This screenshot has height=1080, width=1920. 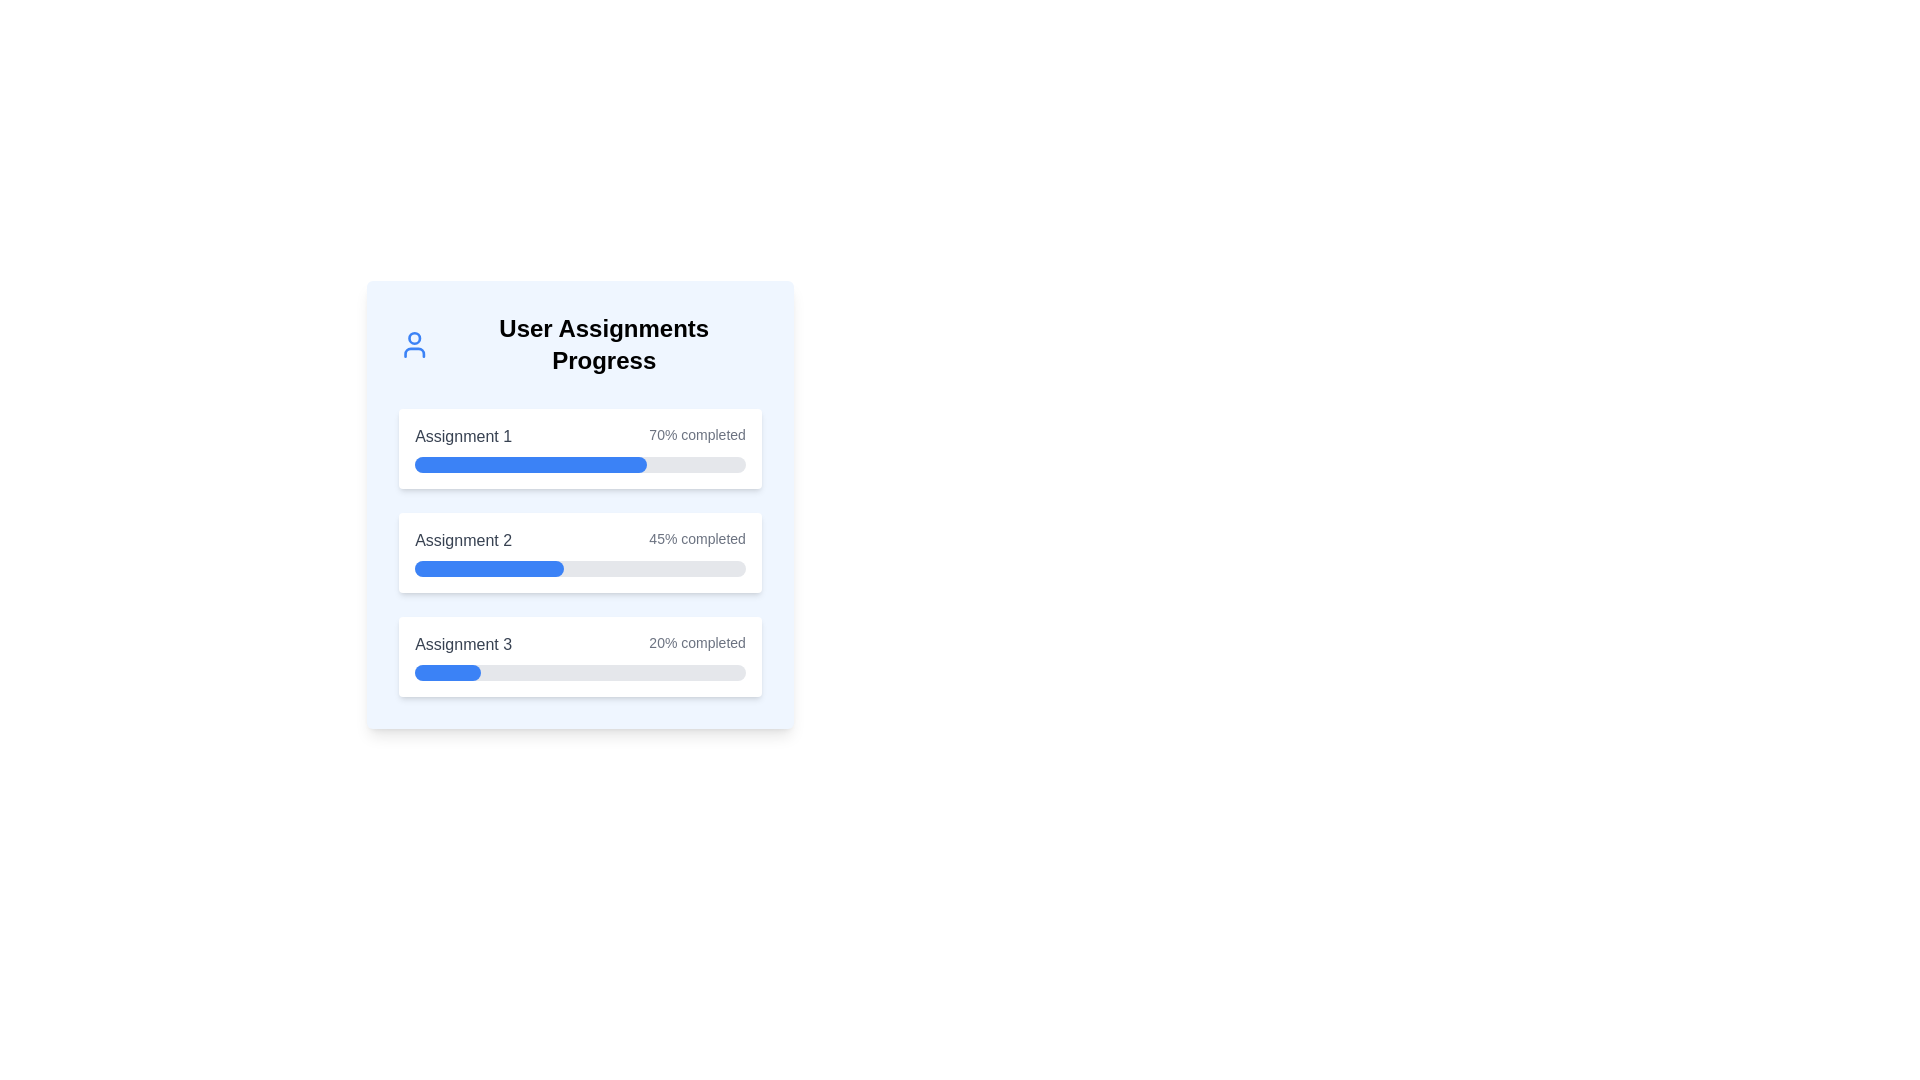 I want to click on the visual representation of the user icon by interacting with the circular component that has a blue border and a white interior, located above the 'User Assignments Progress' text, so click(x=413, y=337).